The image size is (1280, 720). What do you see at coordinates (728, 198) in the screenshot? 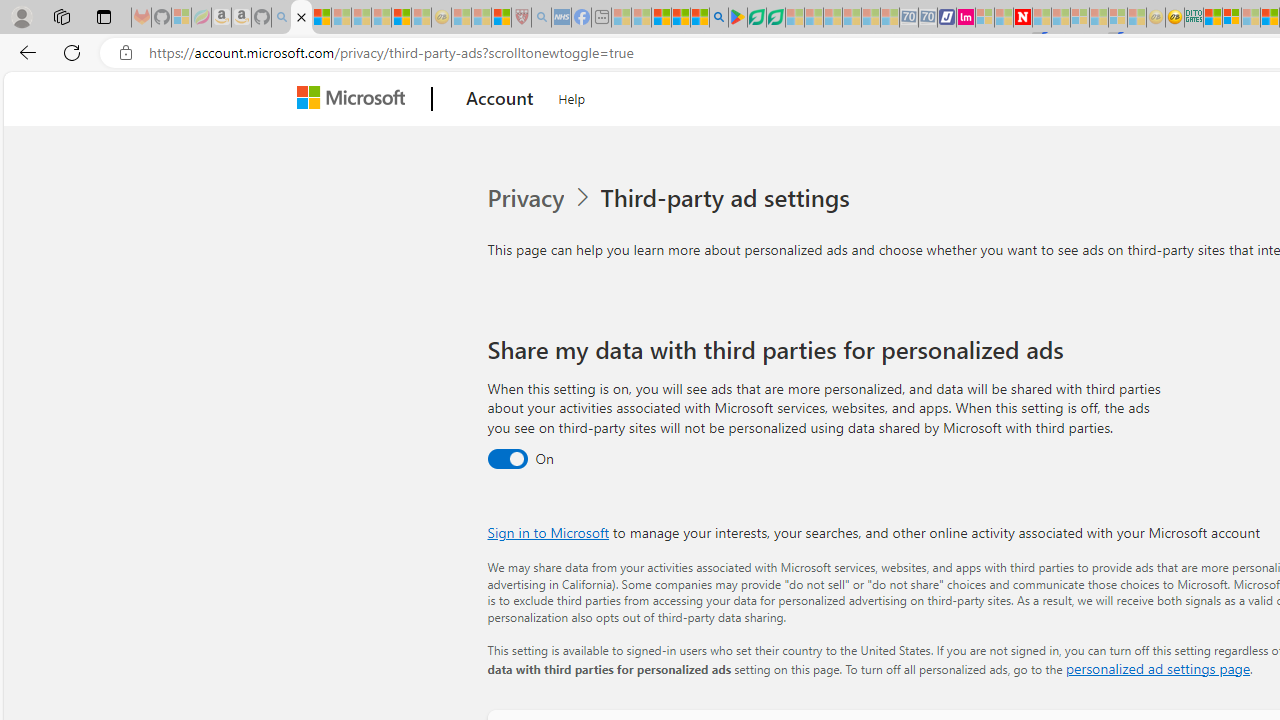
I see `'Third-party ad settings'` at bounding box center [728, 198].